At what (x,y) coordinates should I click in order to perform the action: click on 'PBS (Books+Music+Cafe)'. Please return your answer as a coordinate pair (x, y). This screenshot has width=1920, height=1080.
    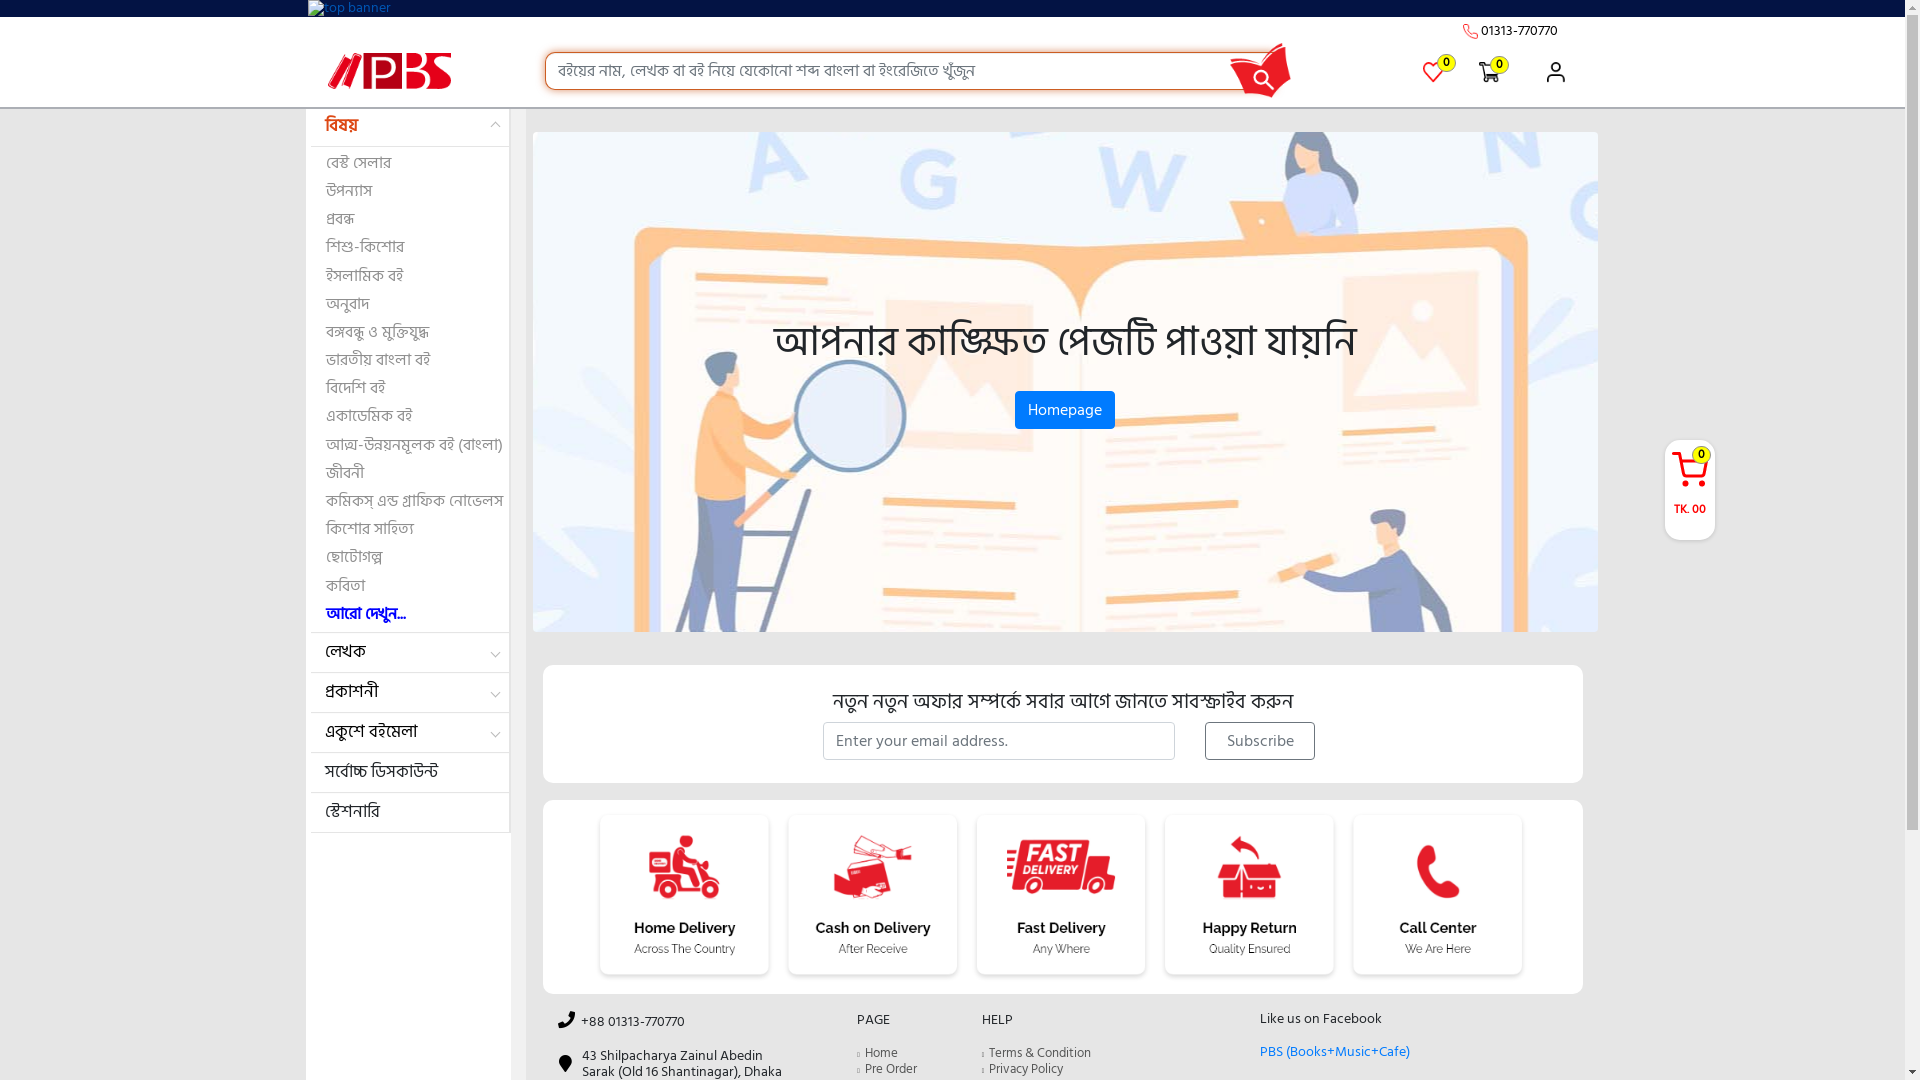
    Looking at the image, I should click on (1334, 1050).